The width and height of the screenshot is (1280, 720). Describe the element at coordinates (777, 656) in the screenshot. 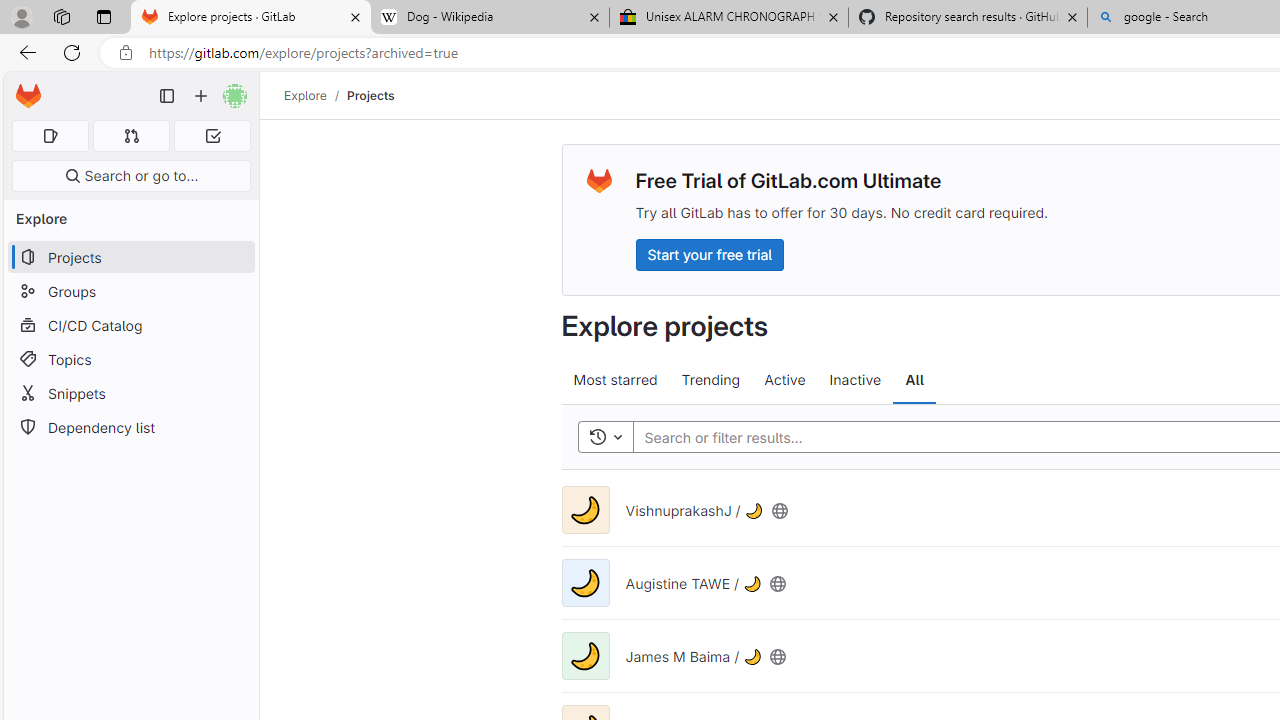

I see `'Class: s16'` at that location.